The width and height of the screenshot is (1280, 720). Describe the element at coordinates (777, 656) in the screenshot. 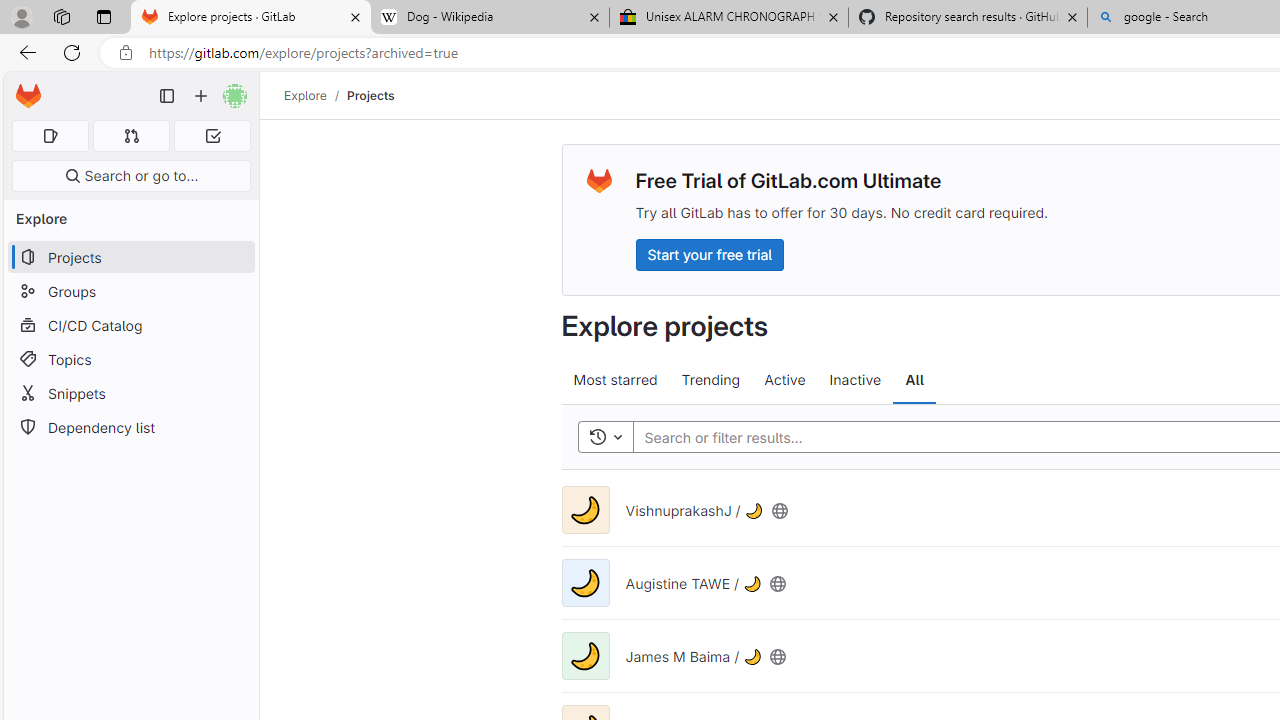

I see `'Class: s16'` at that location.